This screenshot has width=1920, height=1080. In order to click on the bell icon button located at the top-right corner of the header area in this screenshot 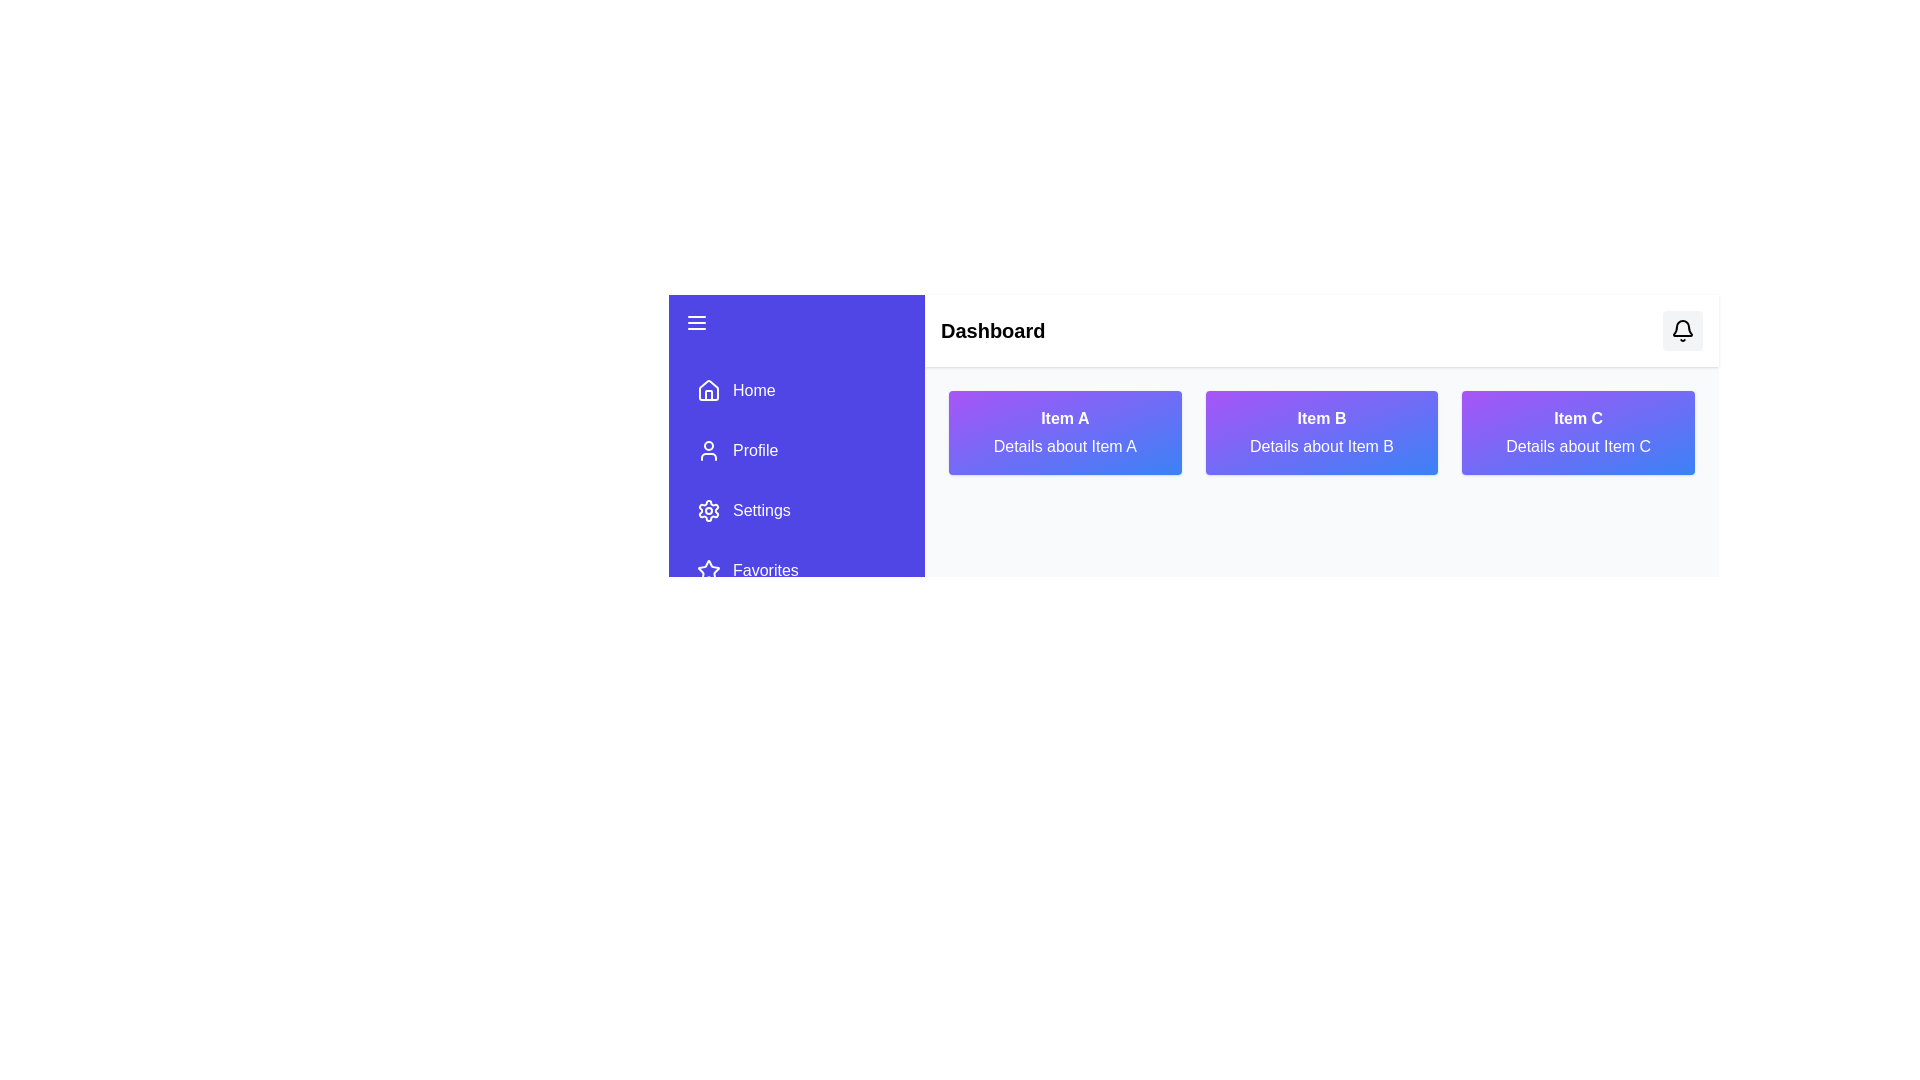, I will do `click(1682, 330)`.